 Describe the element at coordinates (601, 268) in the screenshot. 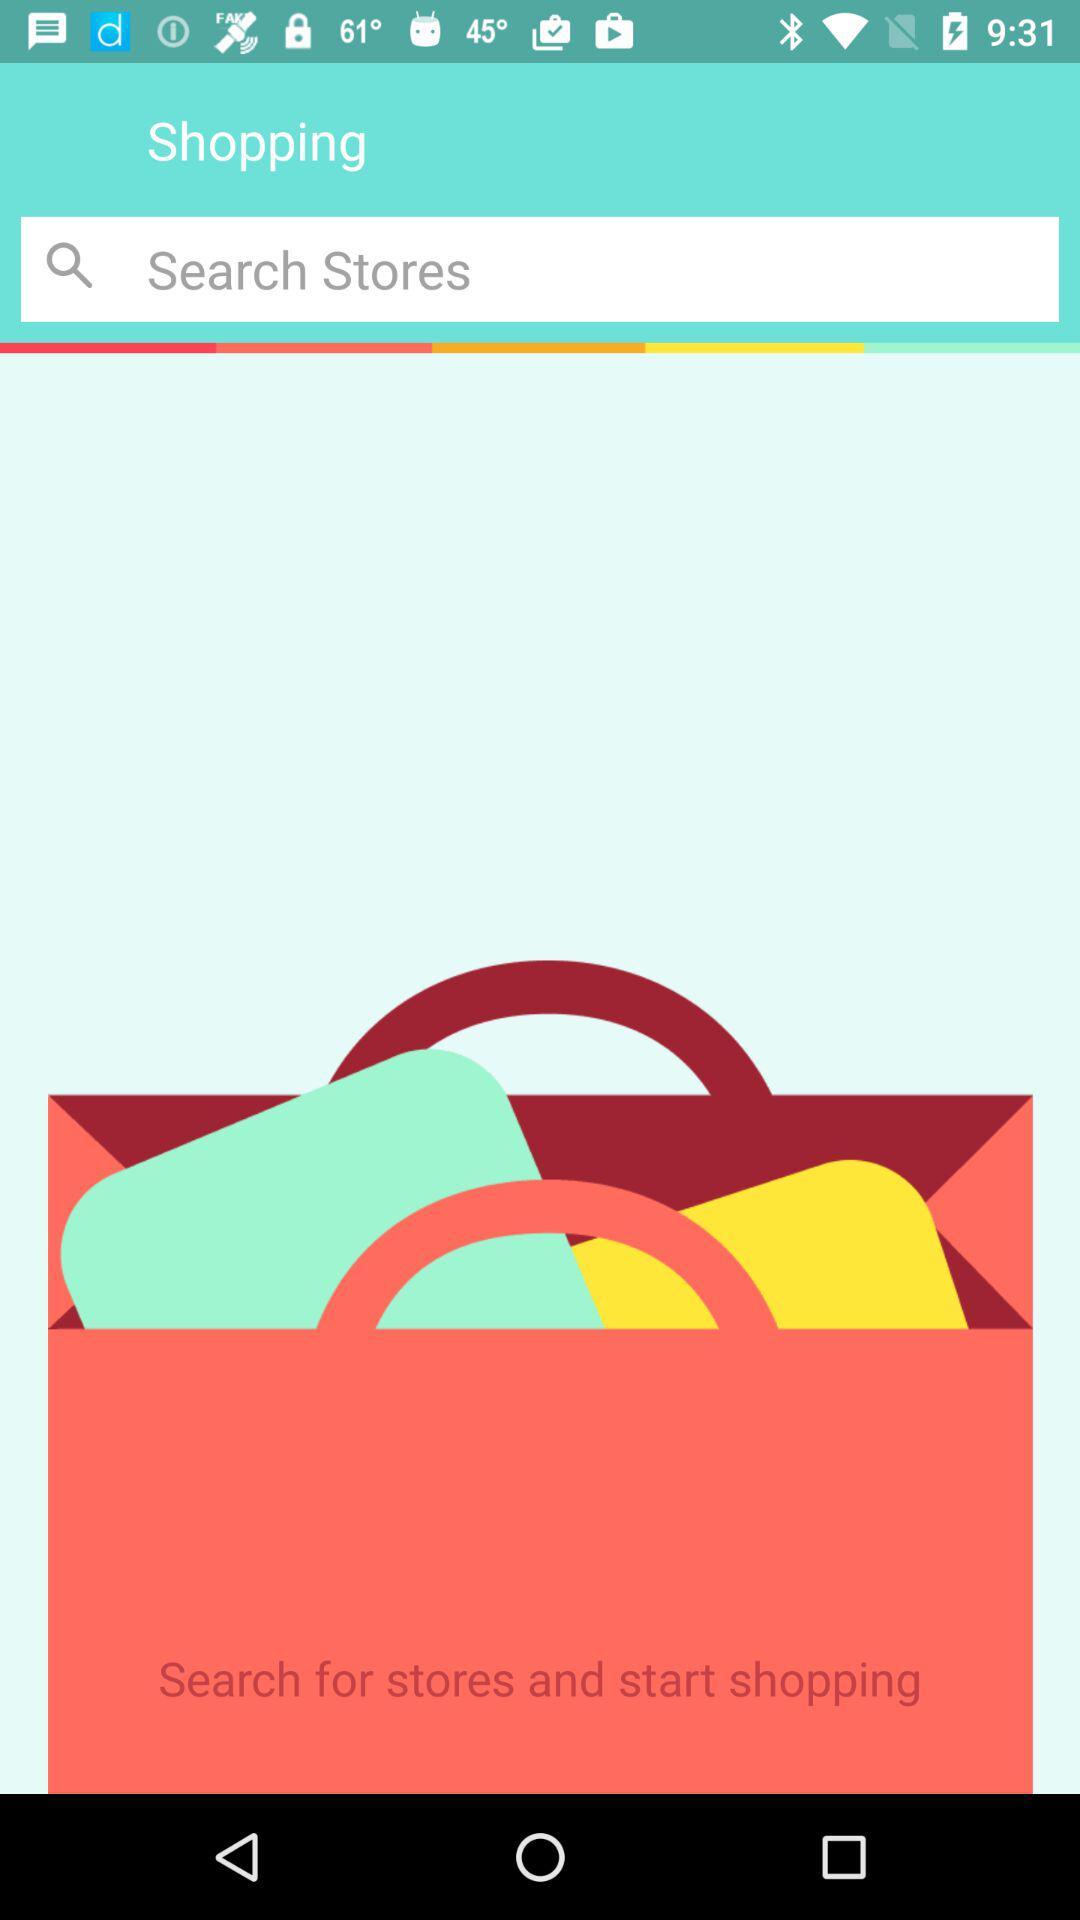

I see `search for stores` at that location.